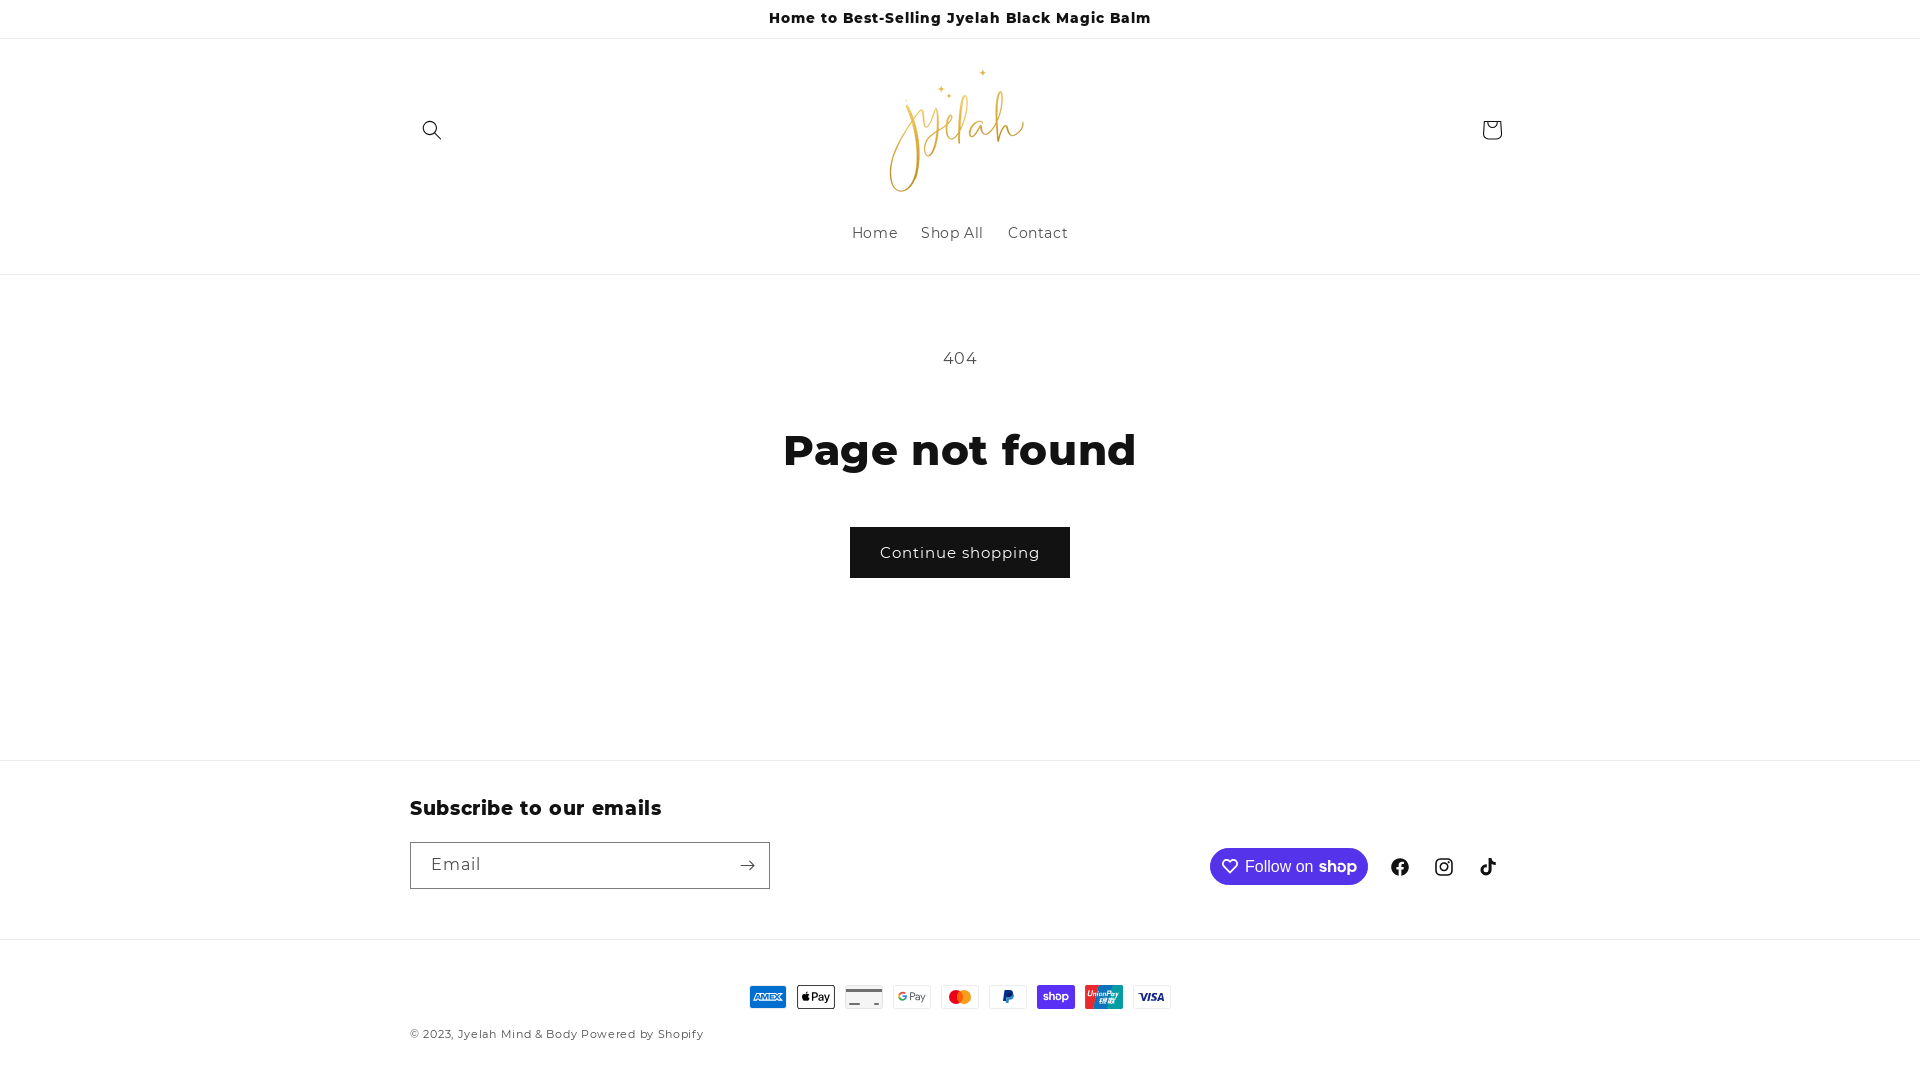 This screenshot has width=1920, height=1080. Describe the element at coordinates (996, 231) in the screenshot. I see `'Contact'` at that location.